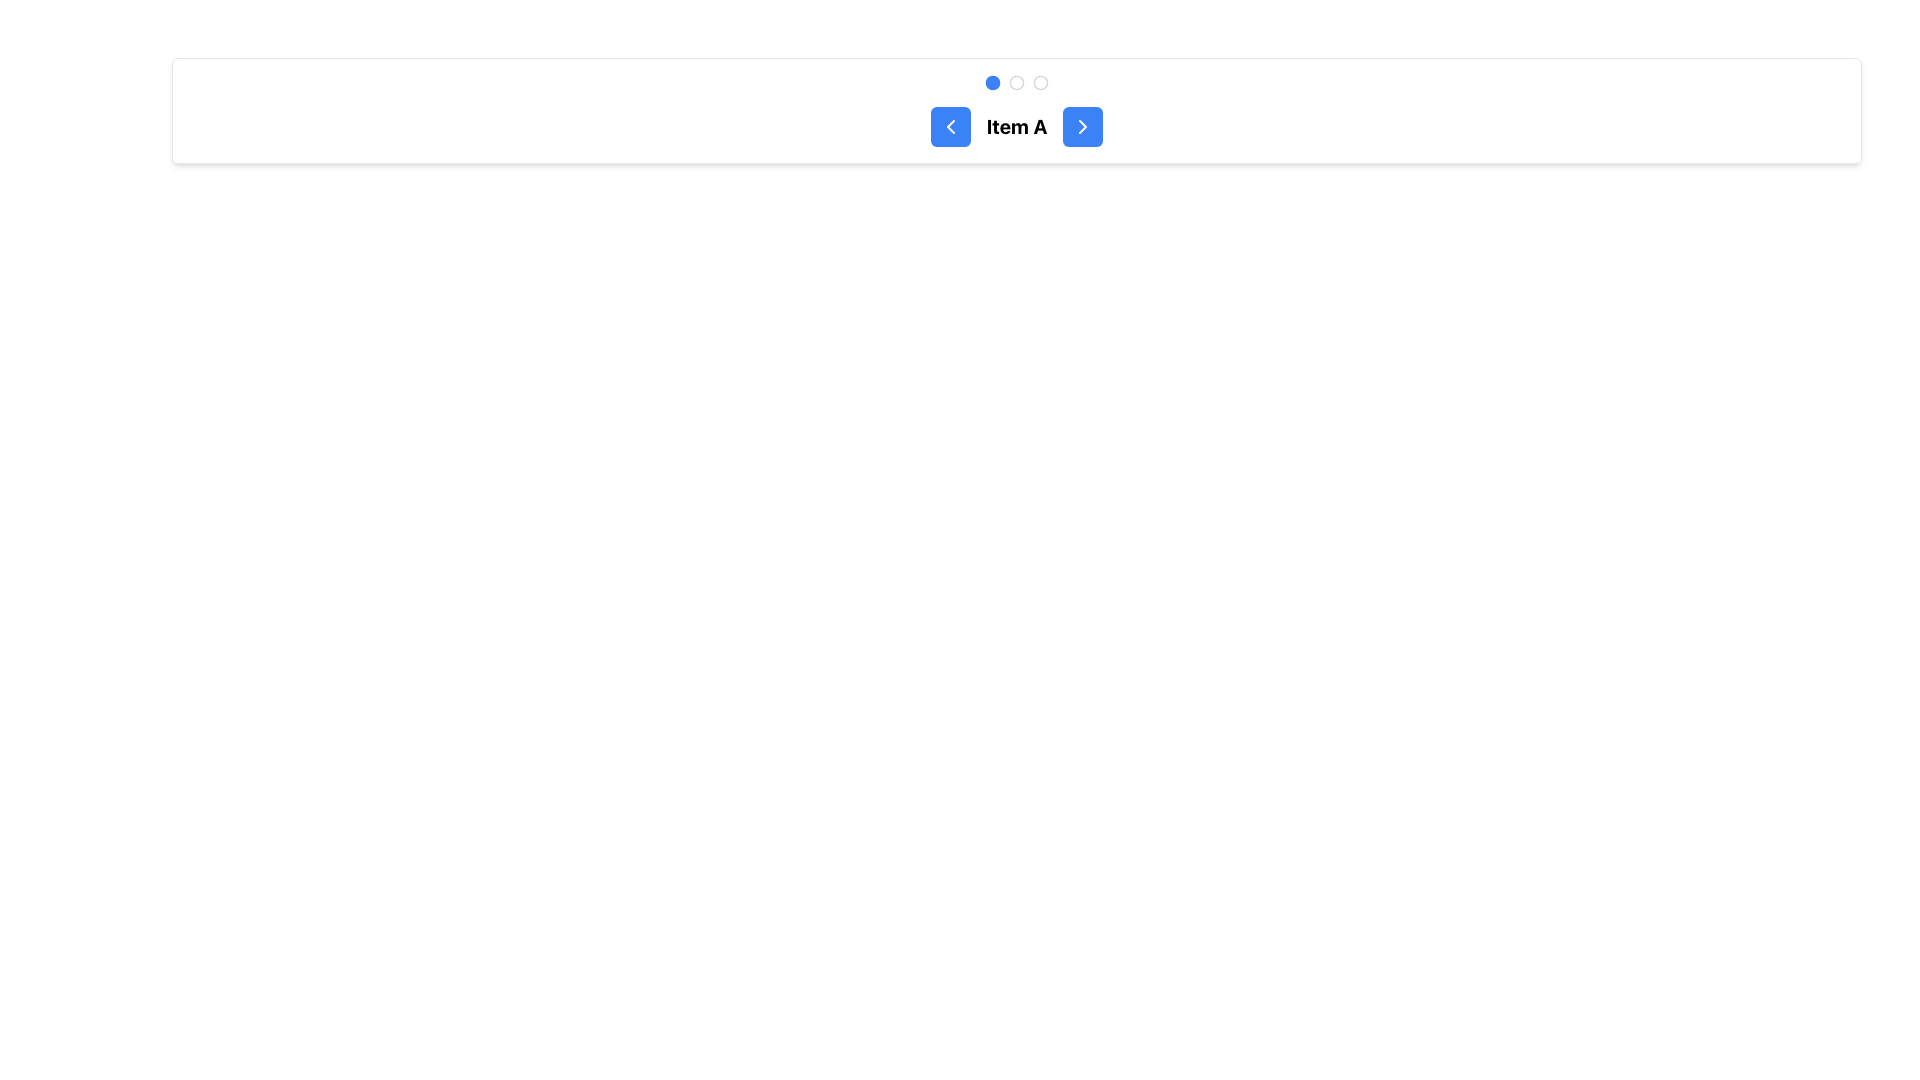 The height and width of the screenshot is (1080, 1920). I want to click on the chevron icon inside the circular button on the far-right side of the blue control bar, so click(1082, 127).